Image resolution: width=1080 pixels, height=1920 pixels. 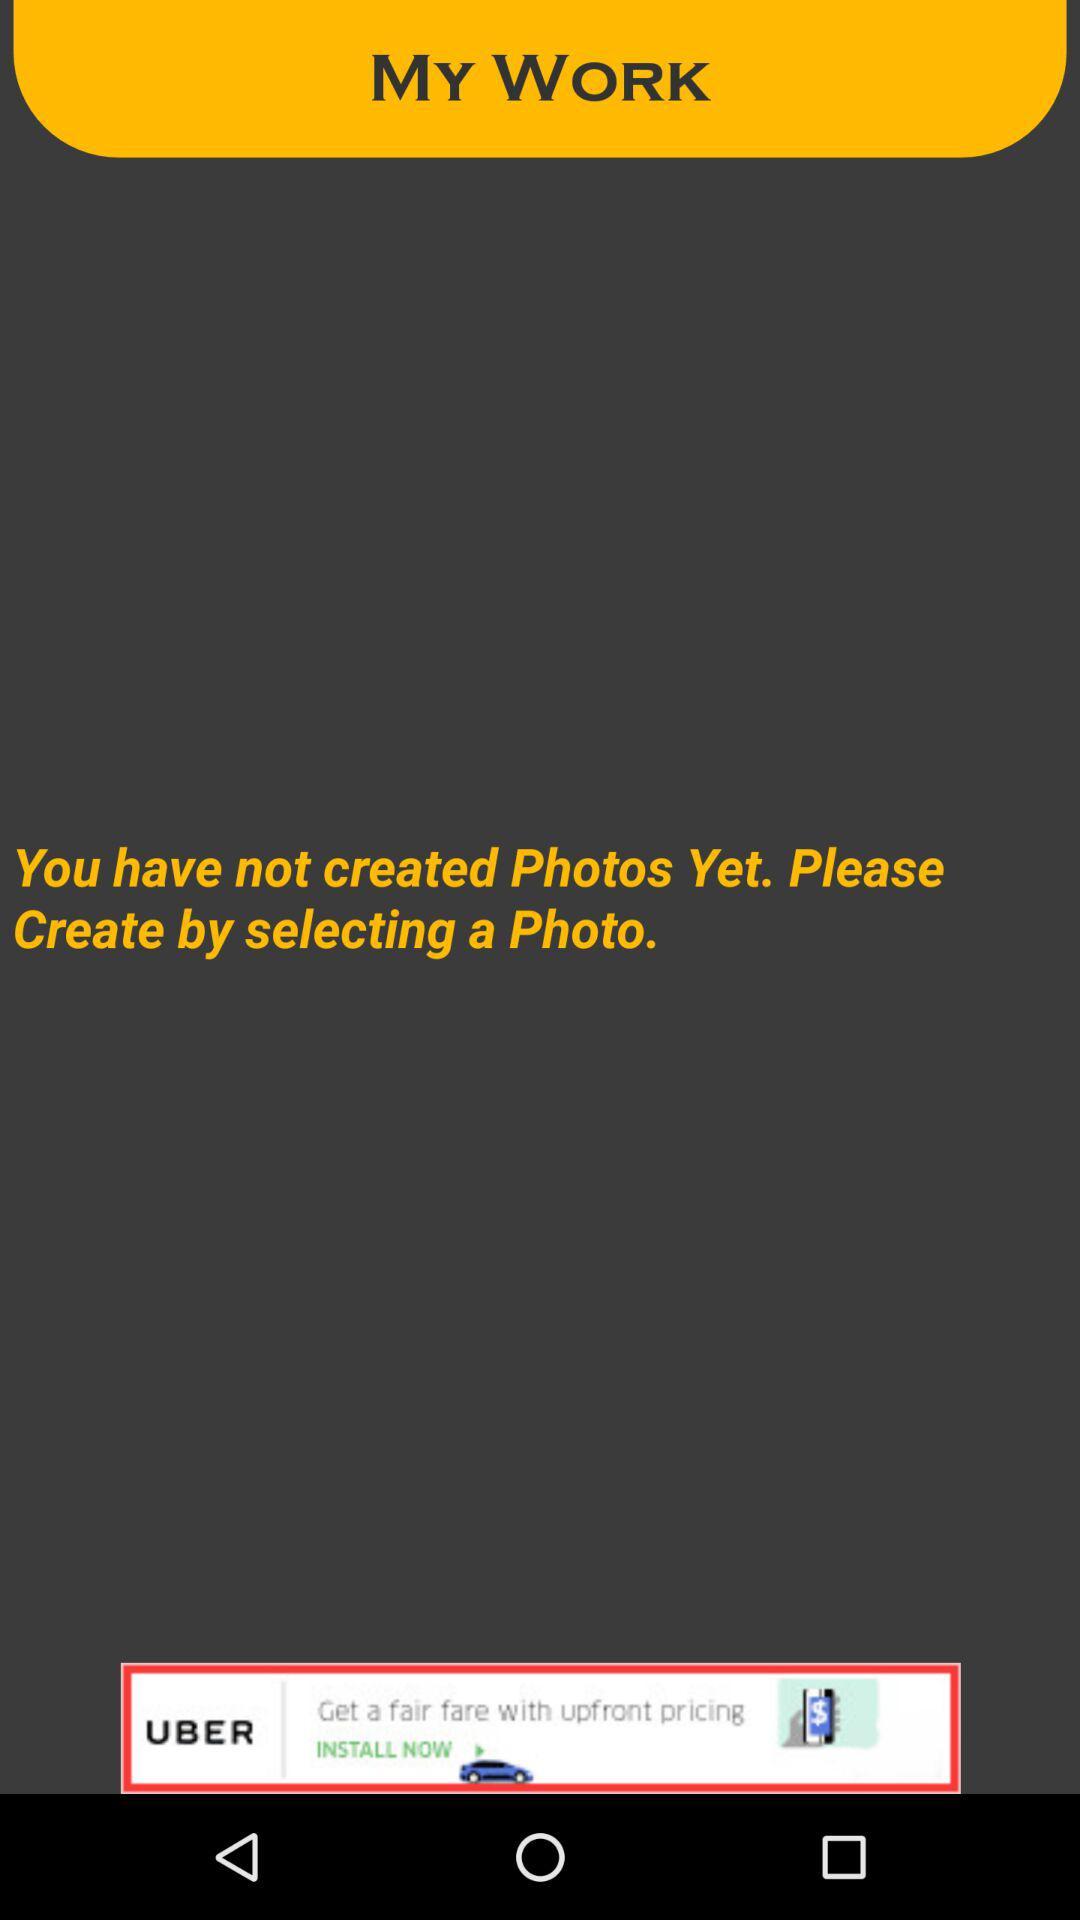 I want to click on currently displayed advertisement, so click(x=540, y=1727).